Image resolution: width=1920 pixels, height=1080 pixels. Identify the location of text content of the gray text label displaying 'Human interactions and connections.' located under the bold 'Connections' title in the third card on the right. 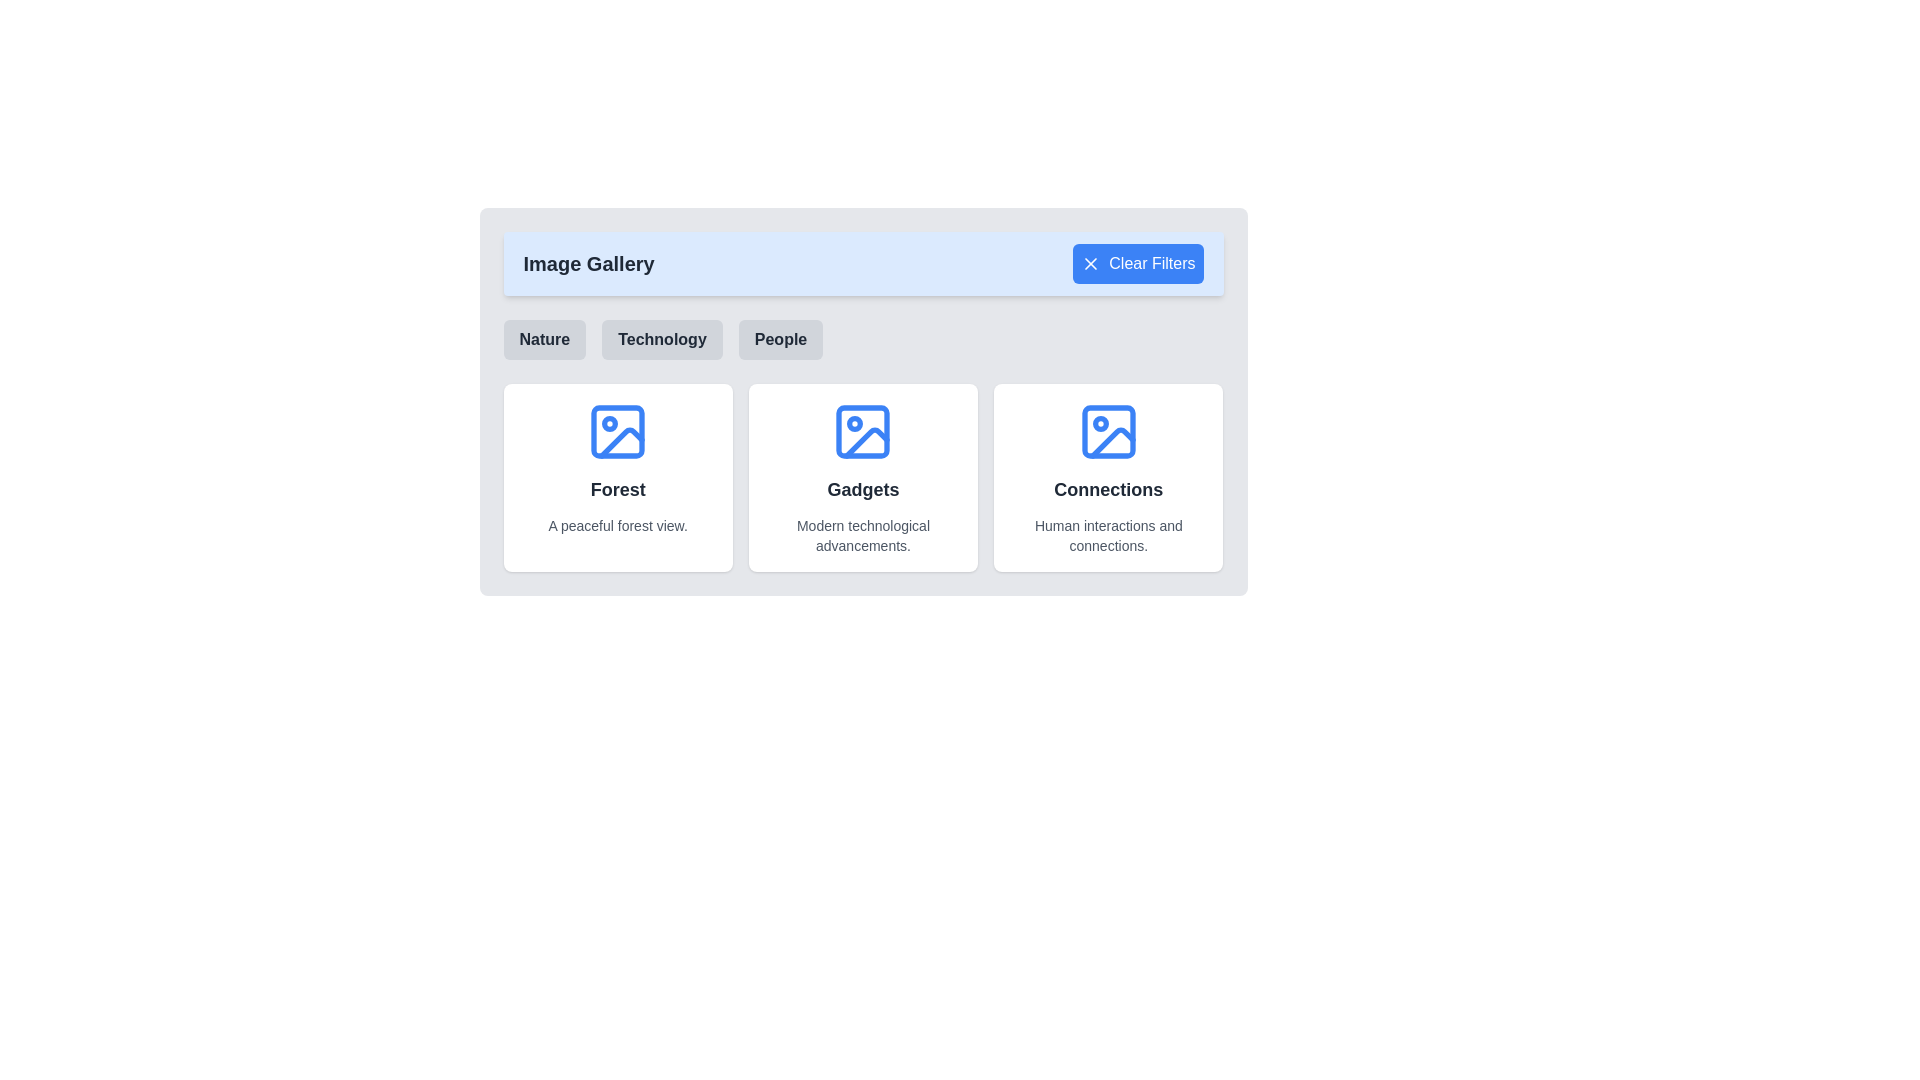
(1107, 535).